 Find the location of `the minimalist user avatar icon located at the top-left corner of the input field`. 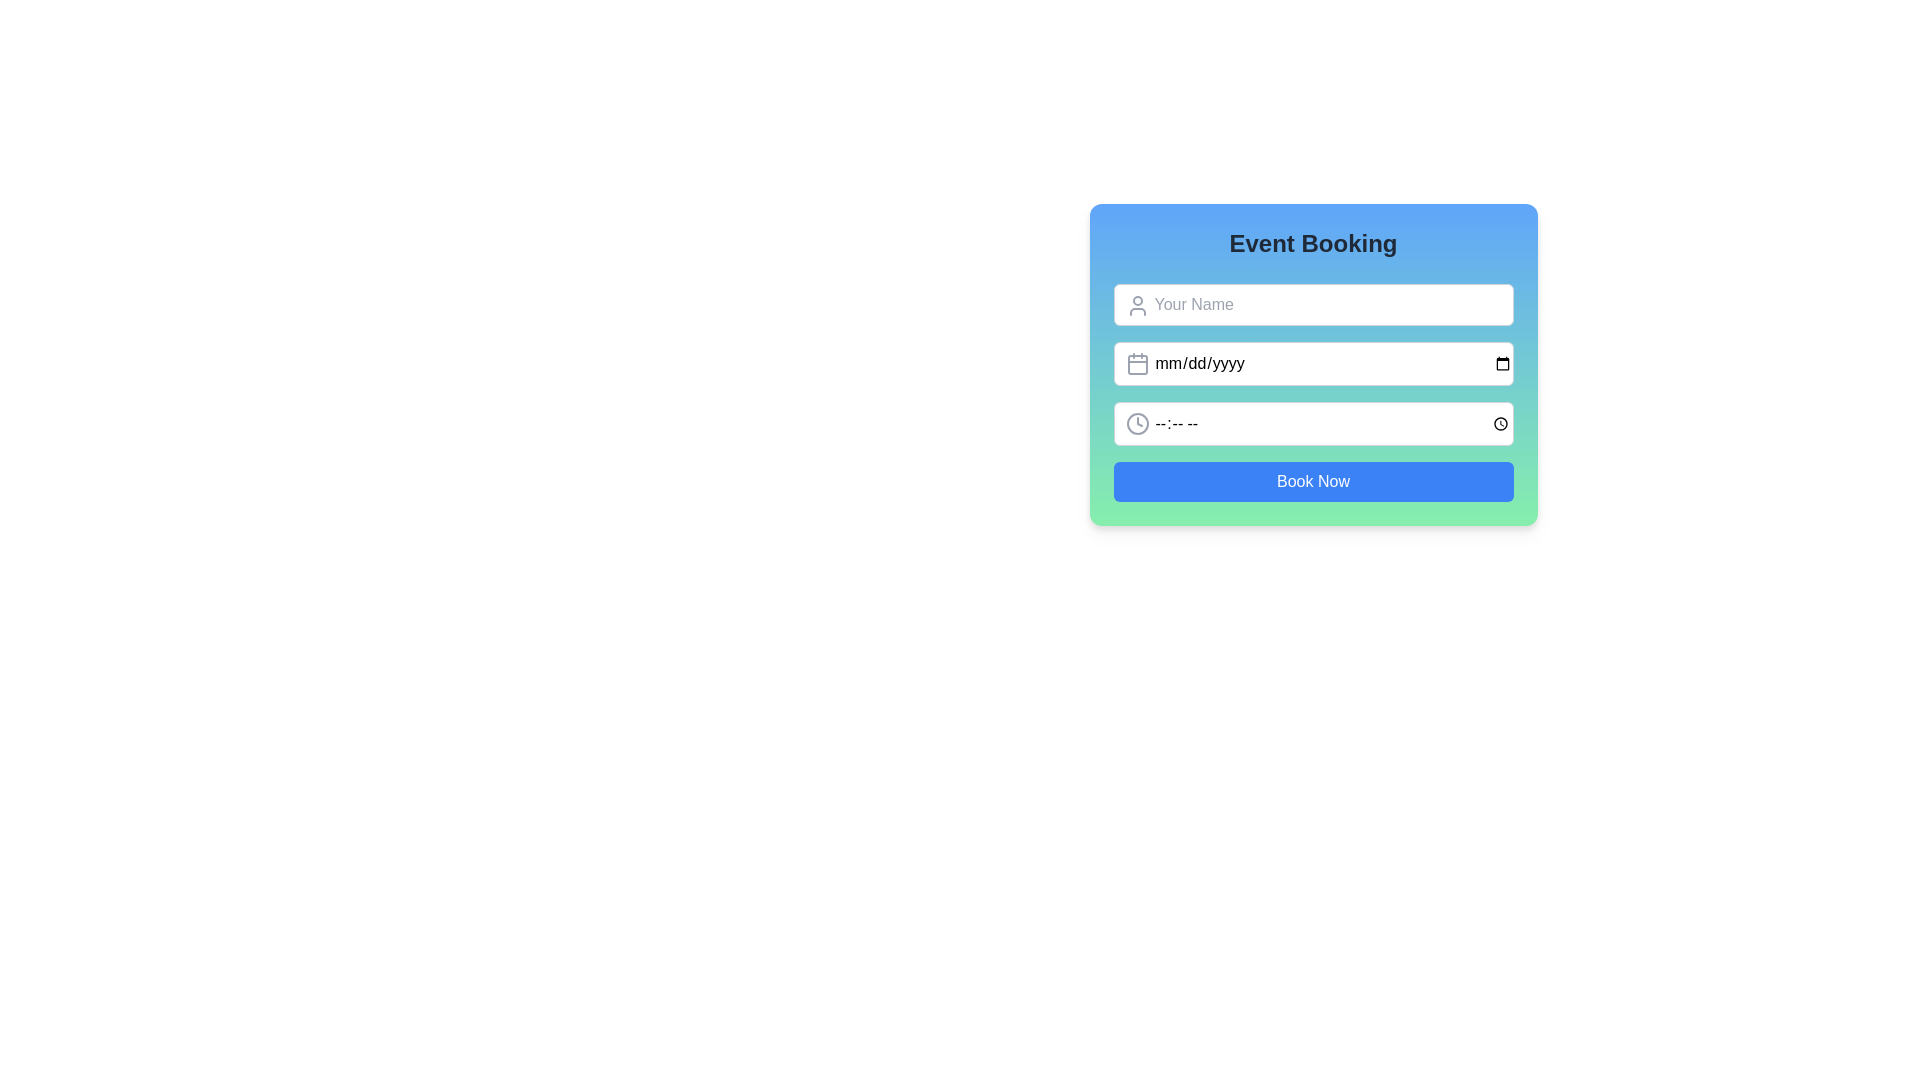

the minimalist user avatar icon located at the top-left corner of the input field is located at coordinates (1137, 305).